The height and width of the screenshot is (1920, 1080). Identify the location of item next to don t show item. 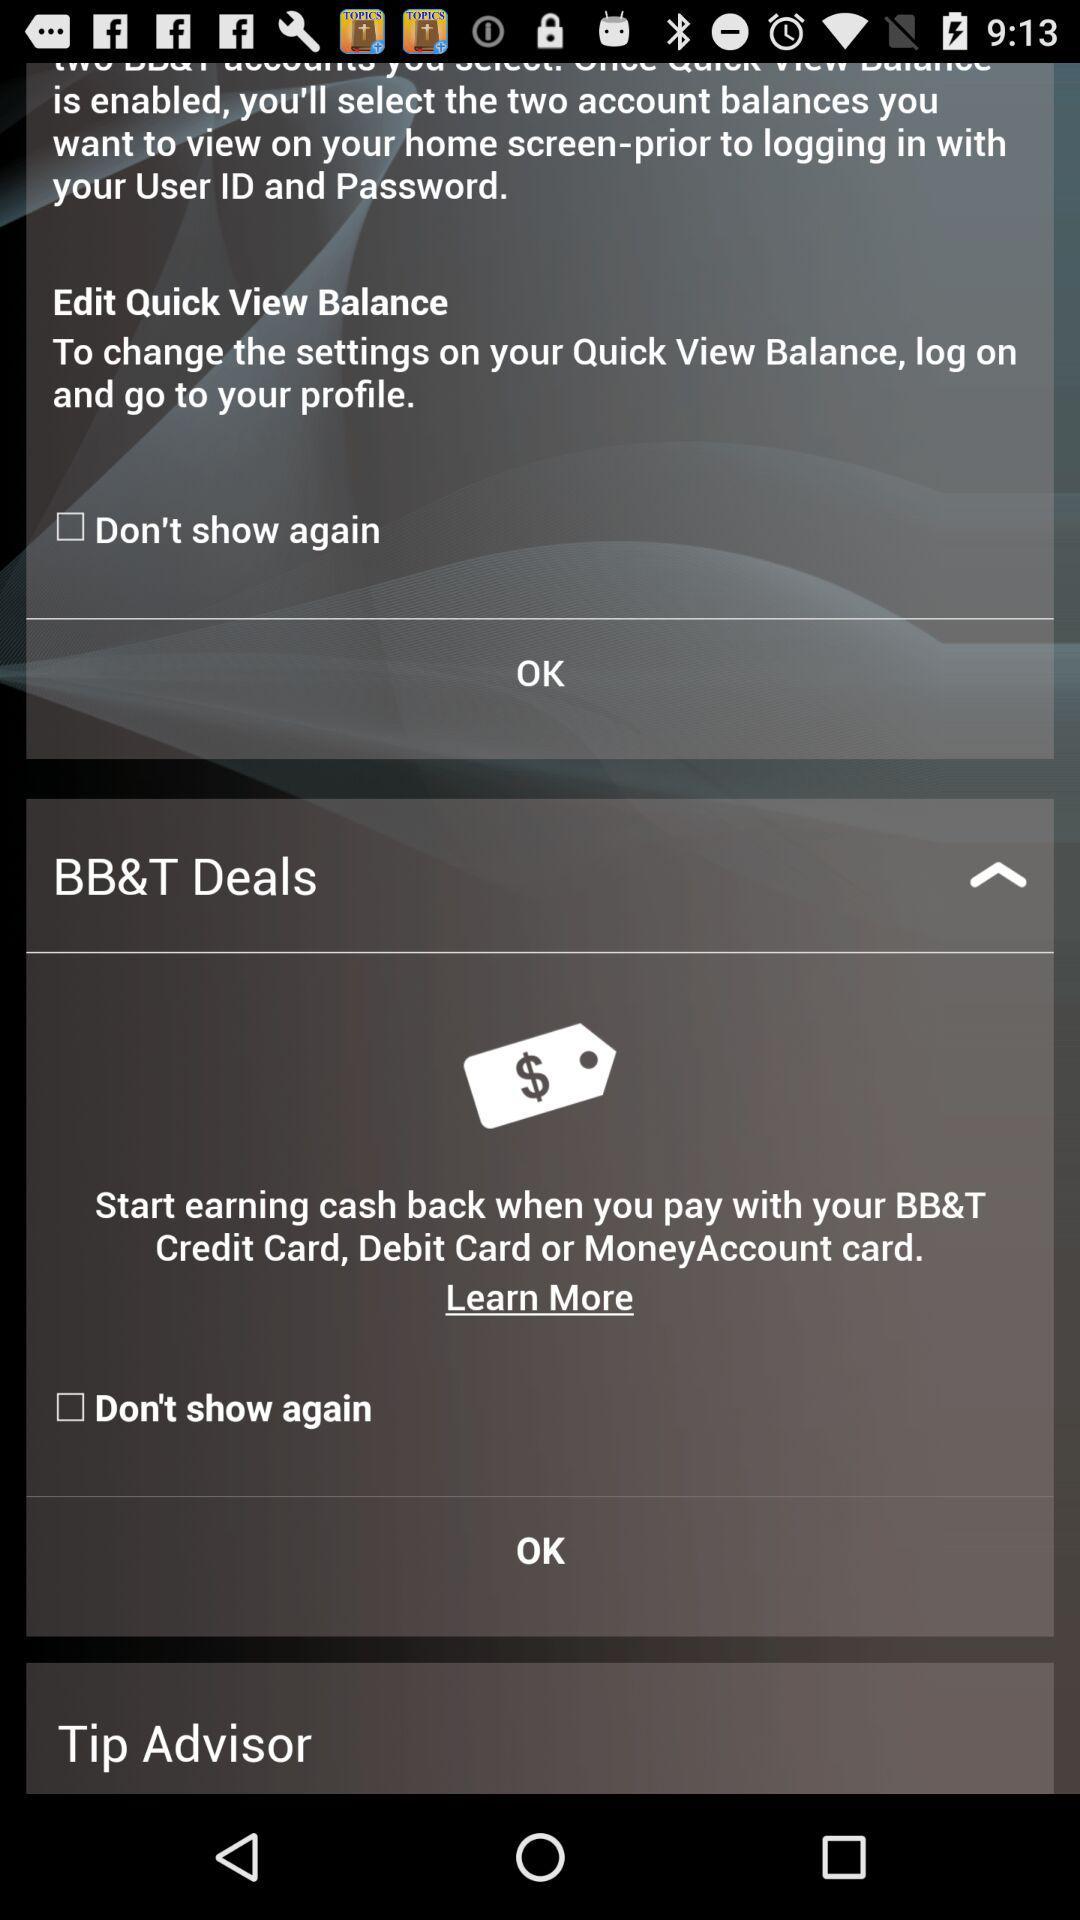
(72, 526).